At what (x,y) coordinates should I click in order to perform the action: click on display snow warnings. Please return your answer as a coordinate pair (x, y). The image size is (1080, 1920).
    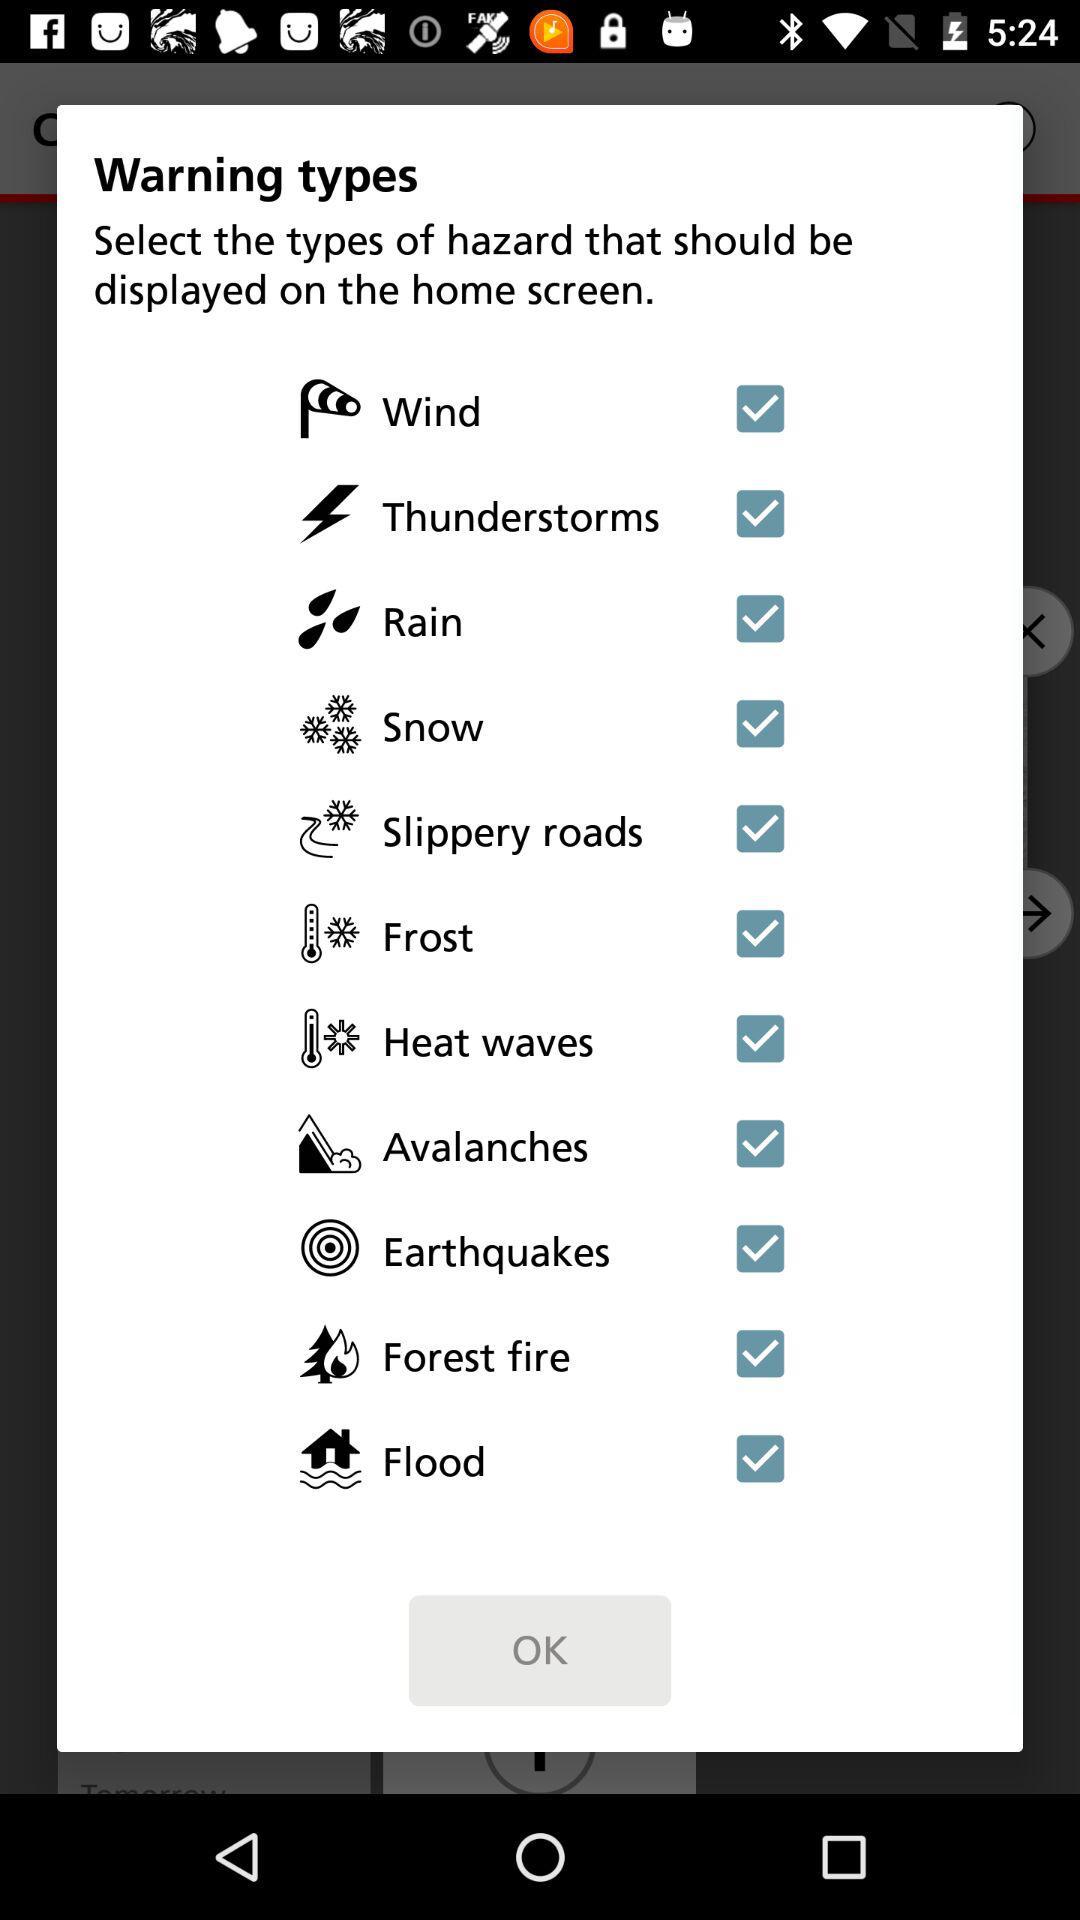
    Looking at the image, I should click on (760, 722).